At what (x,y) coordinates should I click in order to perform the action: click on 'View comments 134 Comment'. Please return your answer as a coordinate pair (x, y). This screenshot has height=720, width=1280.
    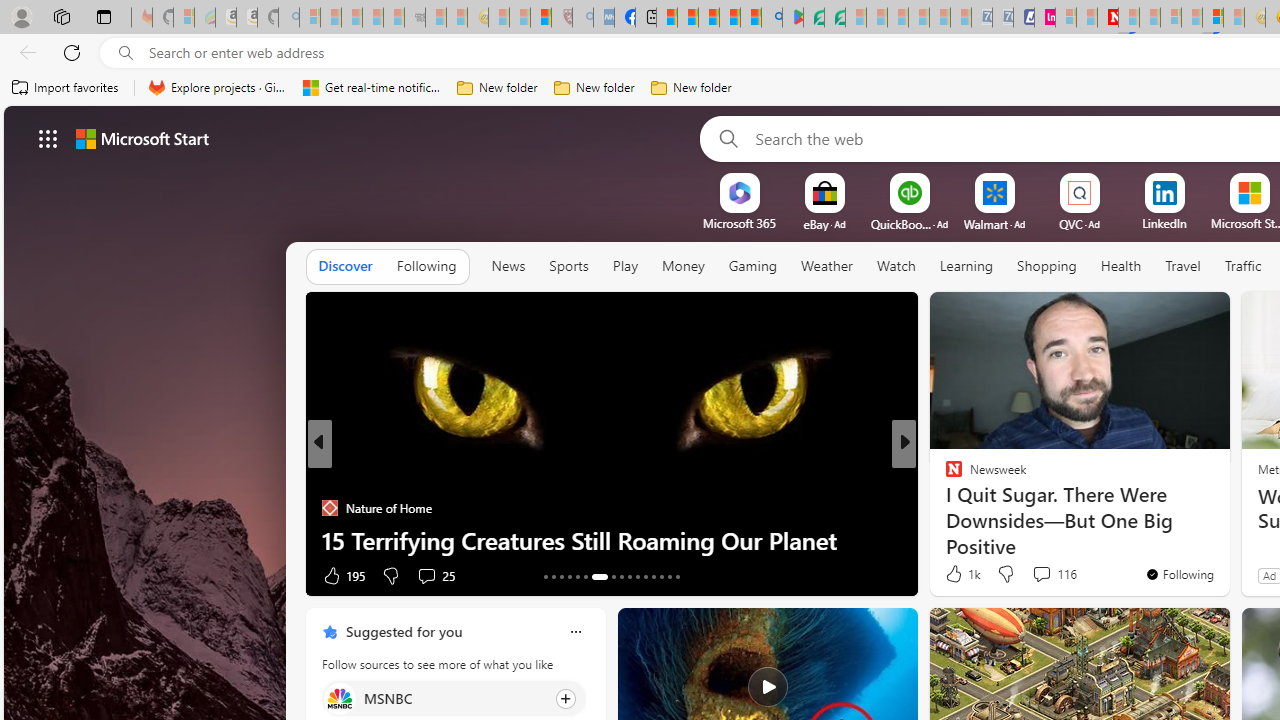
    Looking at the image, I should click on (1036, 575).